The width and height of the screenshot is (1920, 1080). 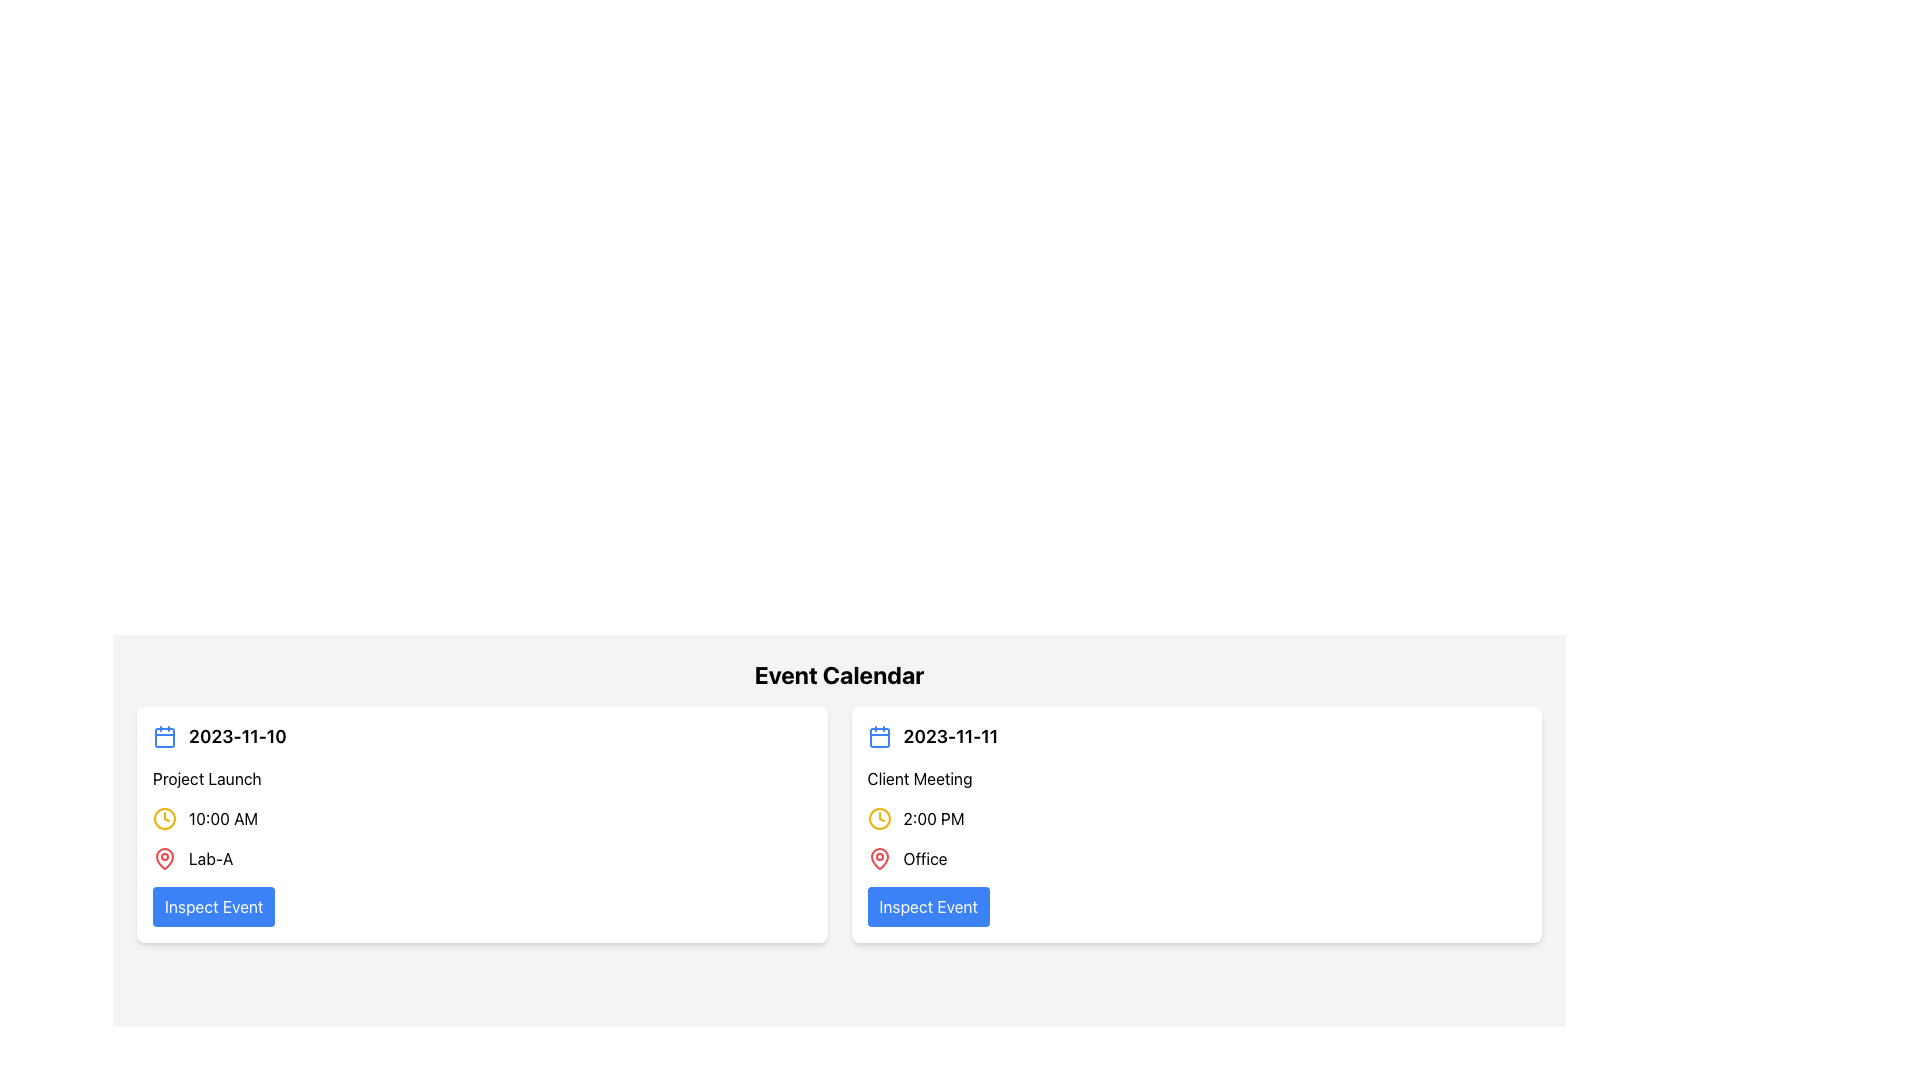 I want to click on the calendar icon located at the upper-left corner of the first event card, next to the date text '2023-11-10', so click(x=164, y=736).